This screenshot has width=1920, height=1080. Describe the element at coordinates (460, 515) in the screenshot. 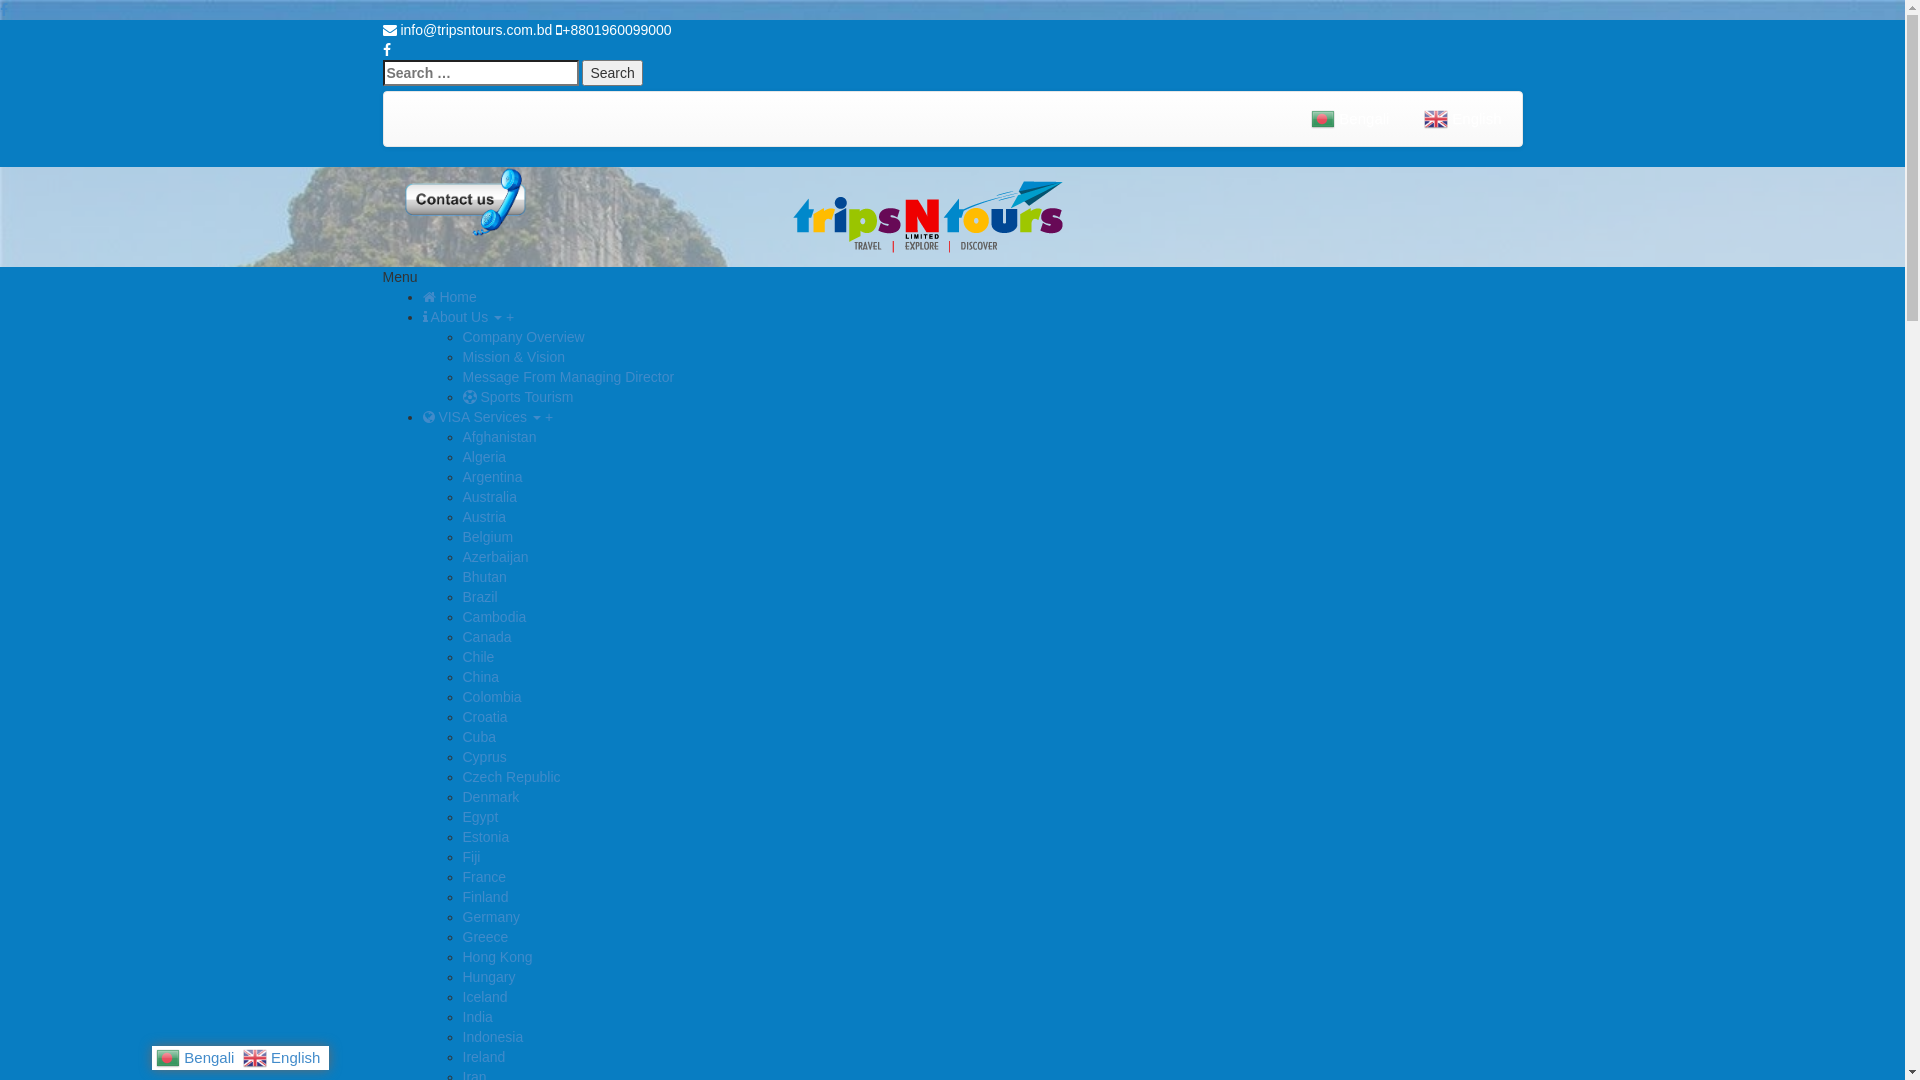

I see `'Austria'` at that location.